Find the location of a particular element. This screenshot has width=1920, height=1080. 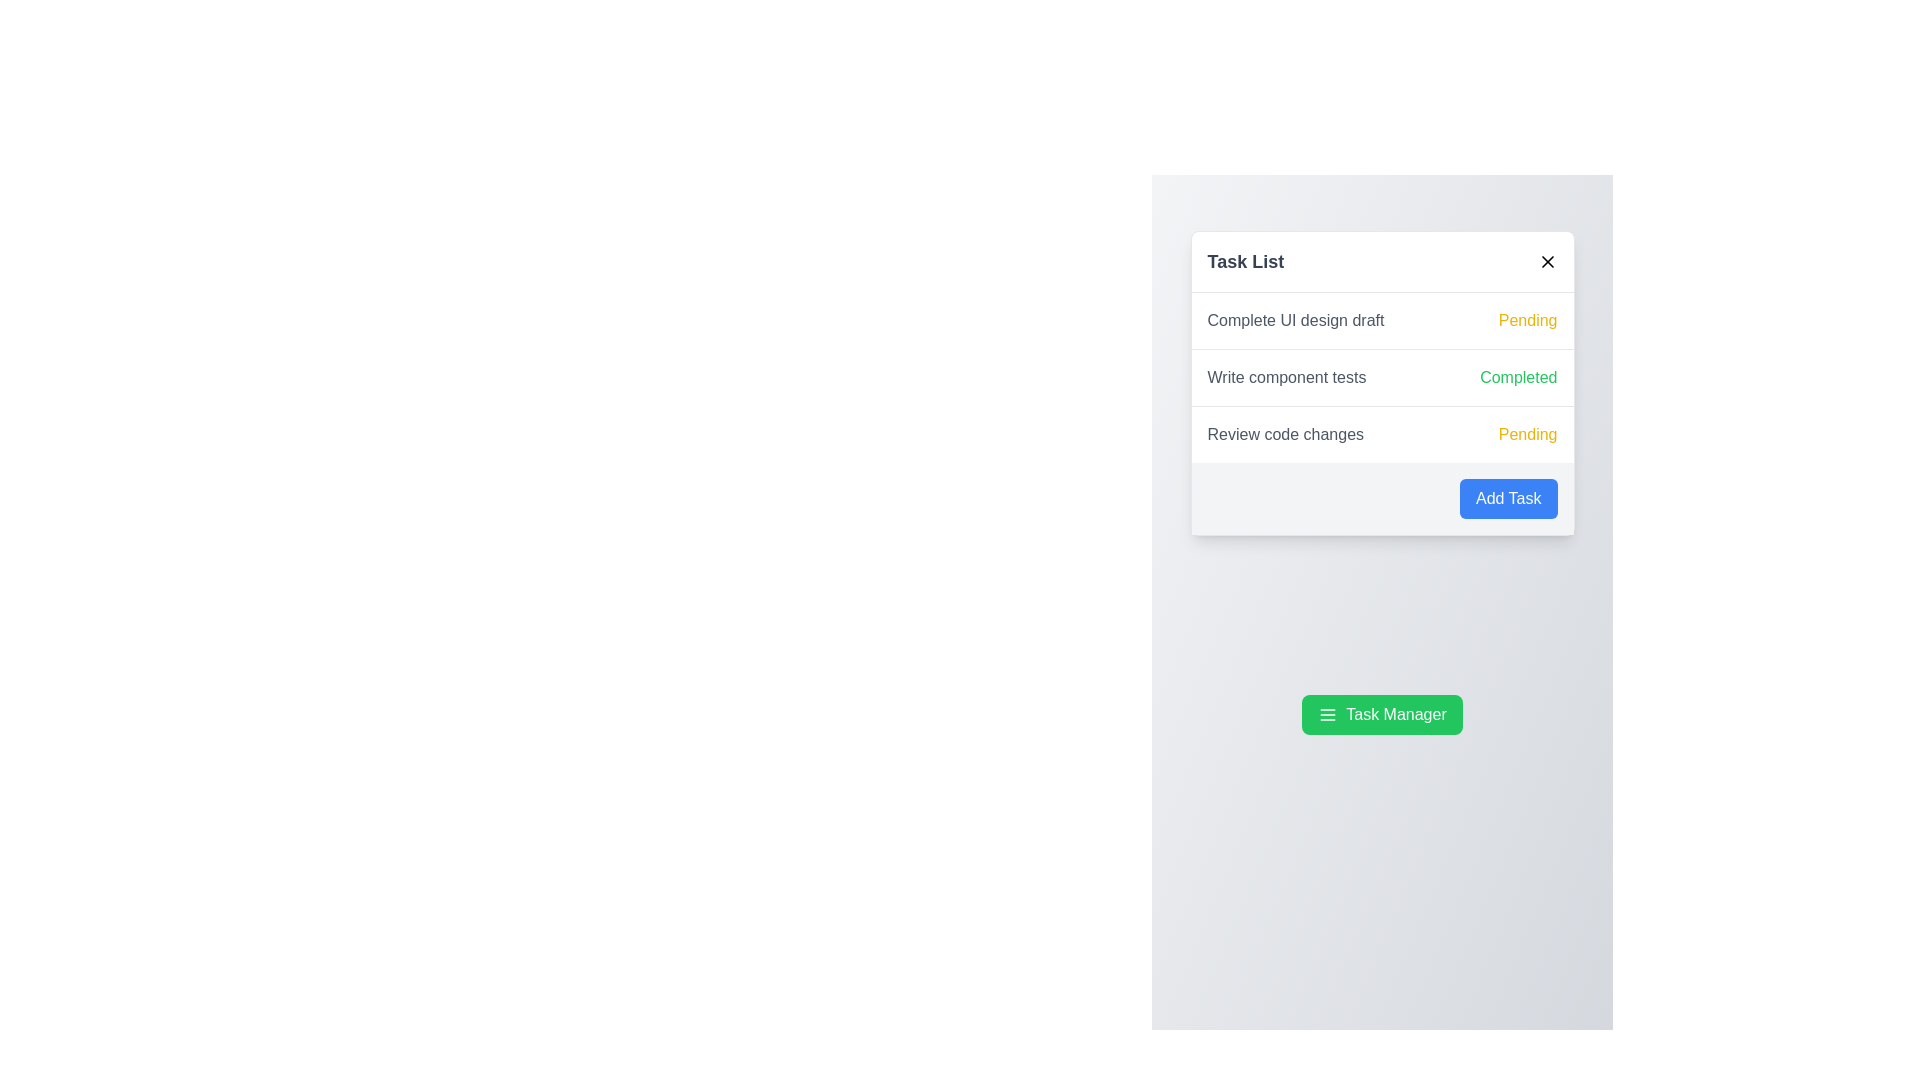

the green rectangular button labeled 'Task Manager' with a menu icon to observe its hover effects is located at coordinates (1381, 713).